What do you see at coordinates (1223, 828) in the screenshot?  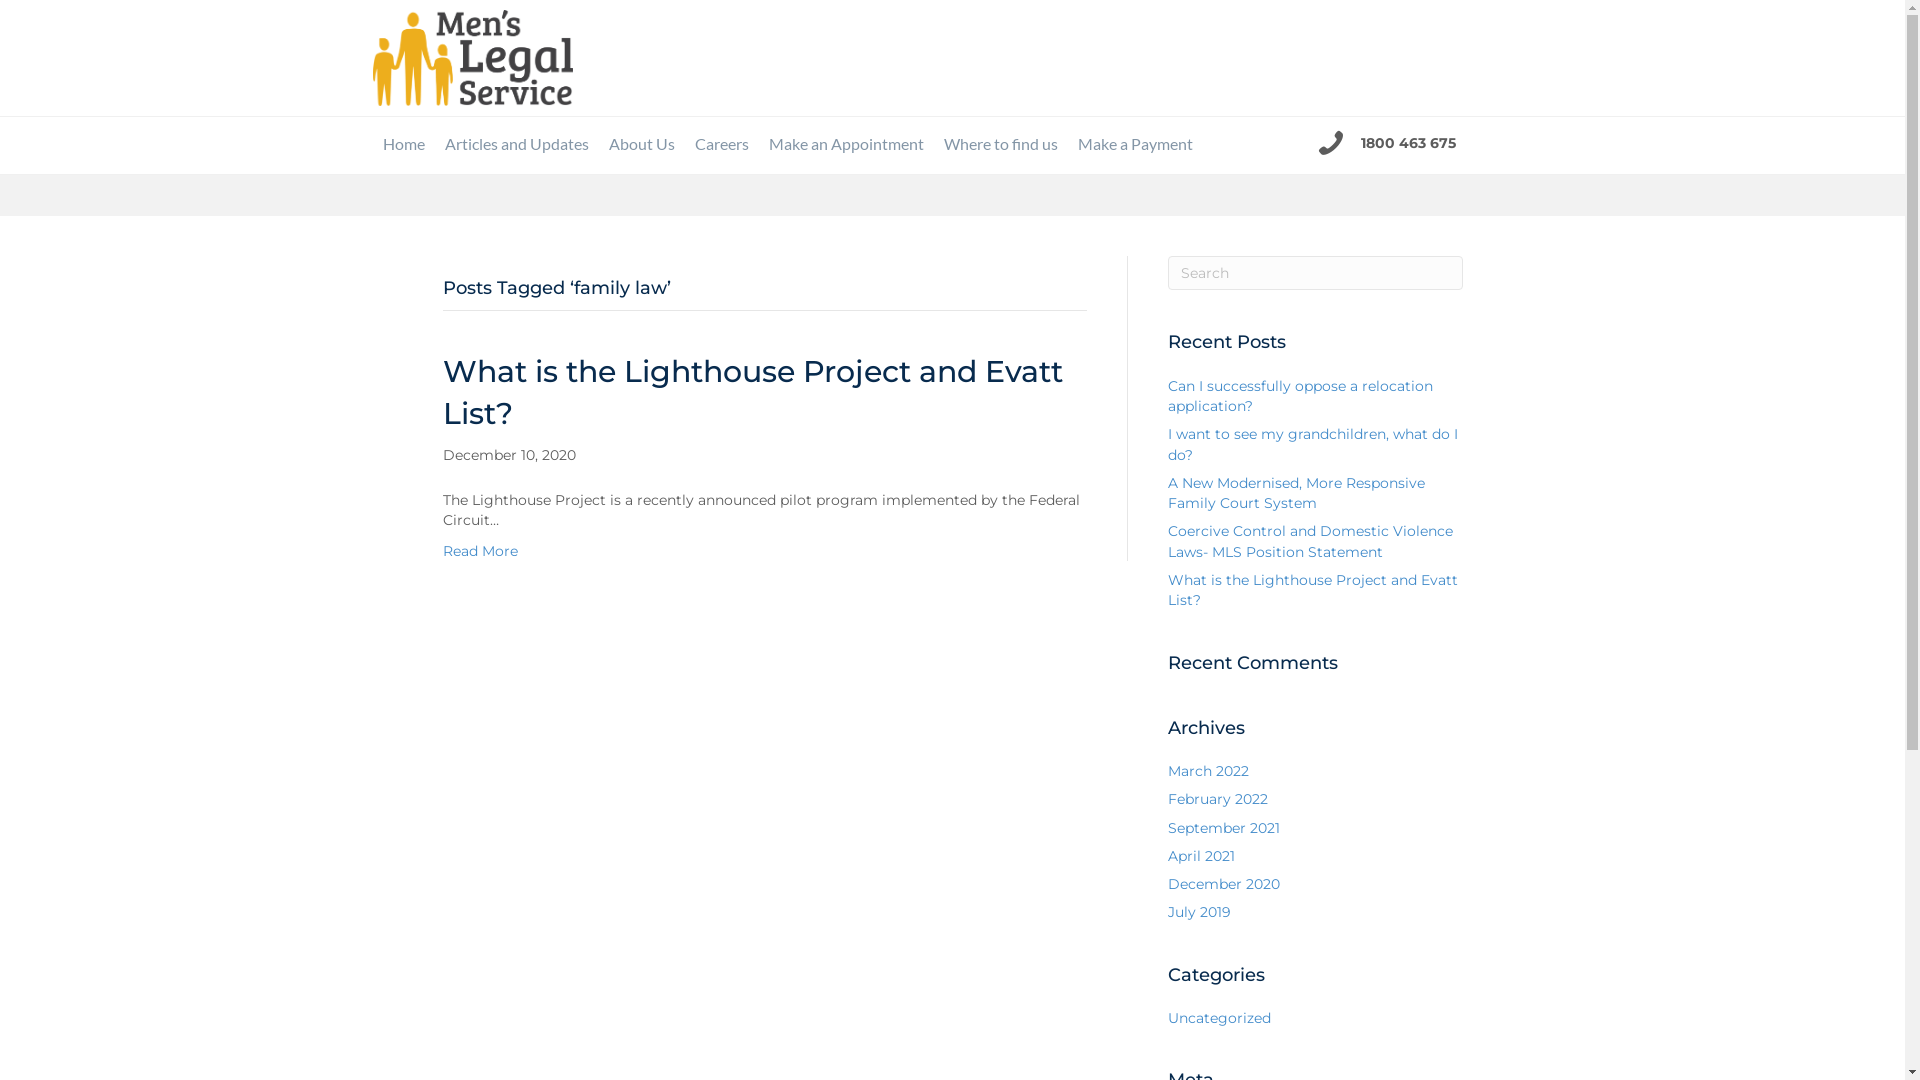 I see `'September 2021'` at bounding box center [1223, 828].